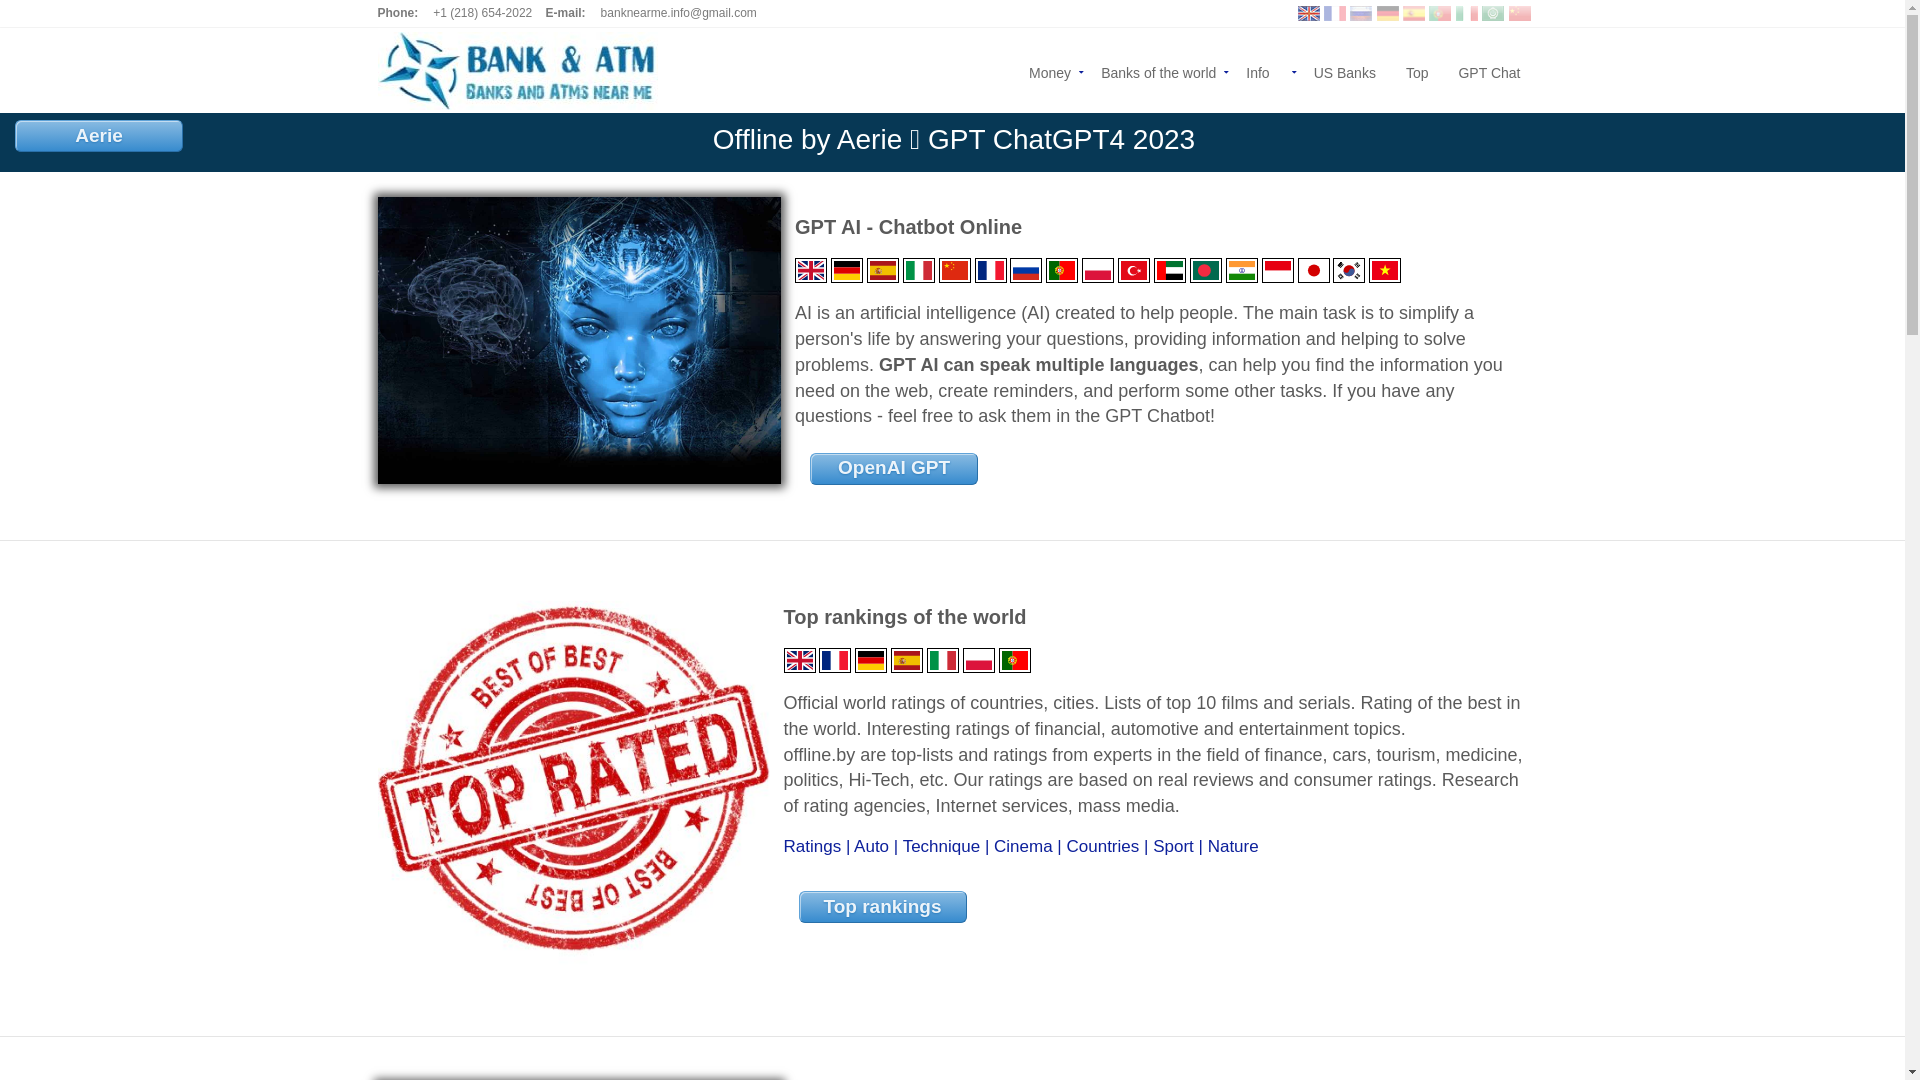 This screenshot has height=1080, width=1920. Describe the element at coordinates (431, 12) in the screenshot. I see `'+1 (218) 654-2022'` at that location.